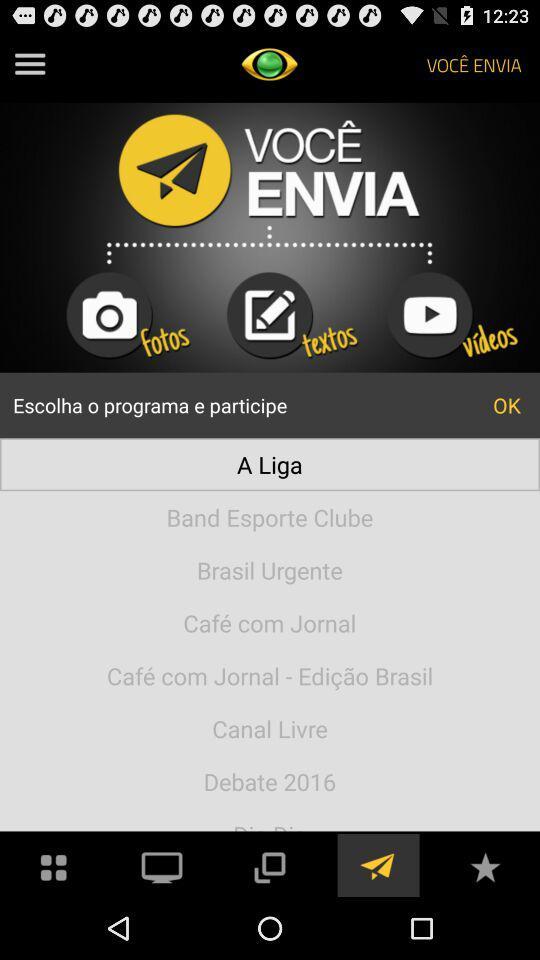  I want to click on option as favorite, so click(484, 864).